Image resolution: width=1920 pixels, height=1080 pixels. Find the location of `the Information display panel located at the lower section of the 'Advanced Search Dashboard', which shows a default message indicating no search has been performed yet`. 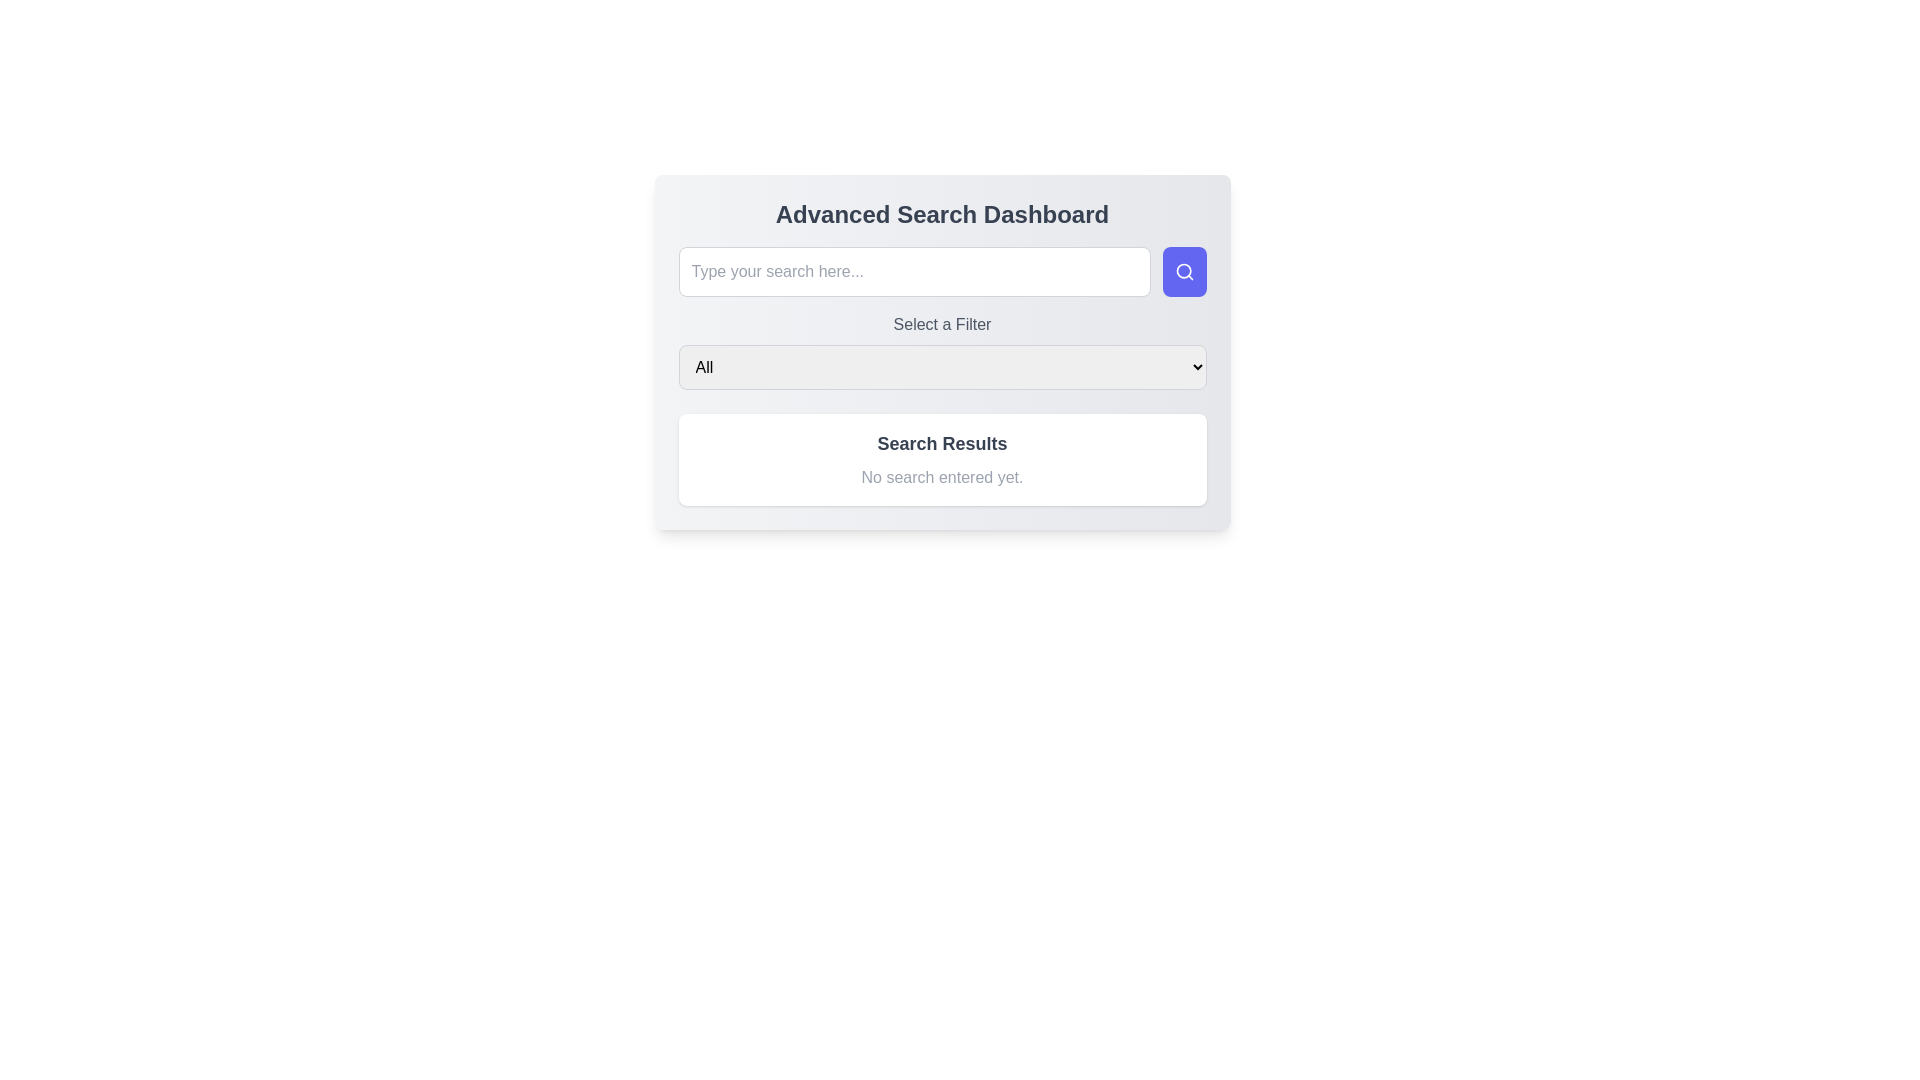

the Information display panel located at the lower section of the 'Advanced Search Dashboard', which shows a default message indicating no search has been performed yet is located at coordinates (941, 459).